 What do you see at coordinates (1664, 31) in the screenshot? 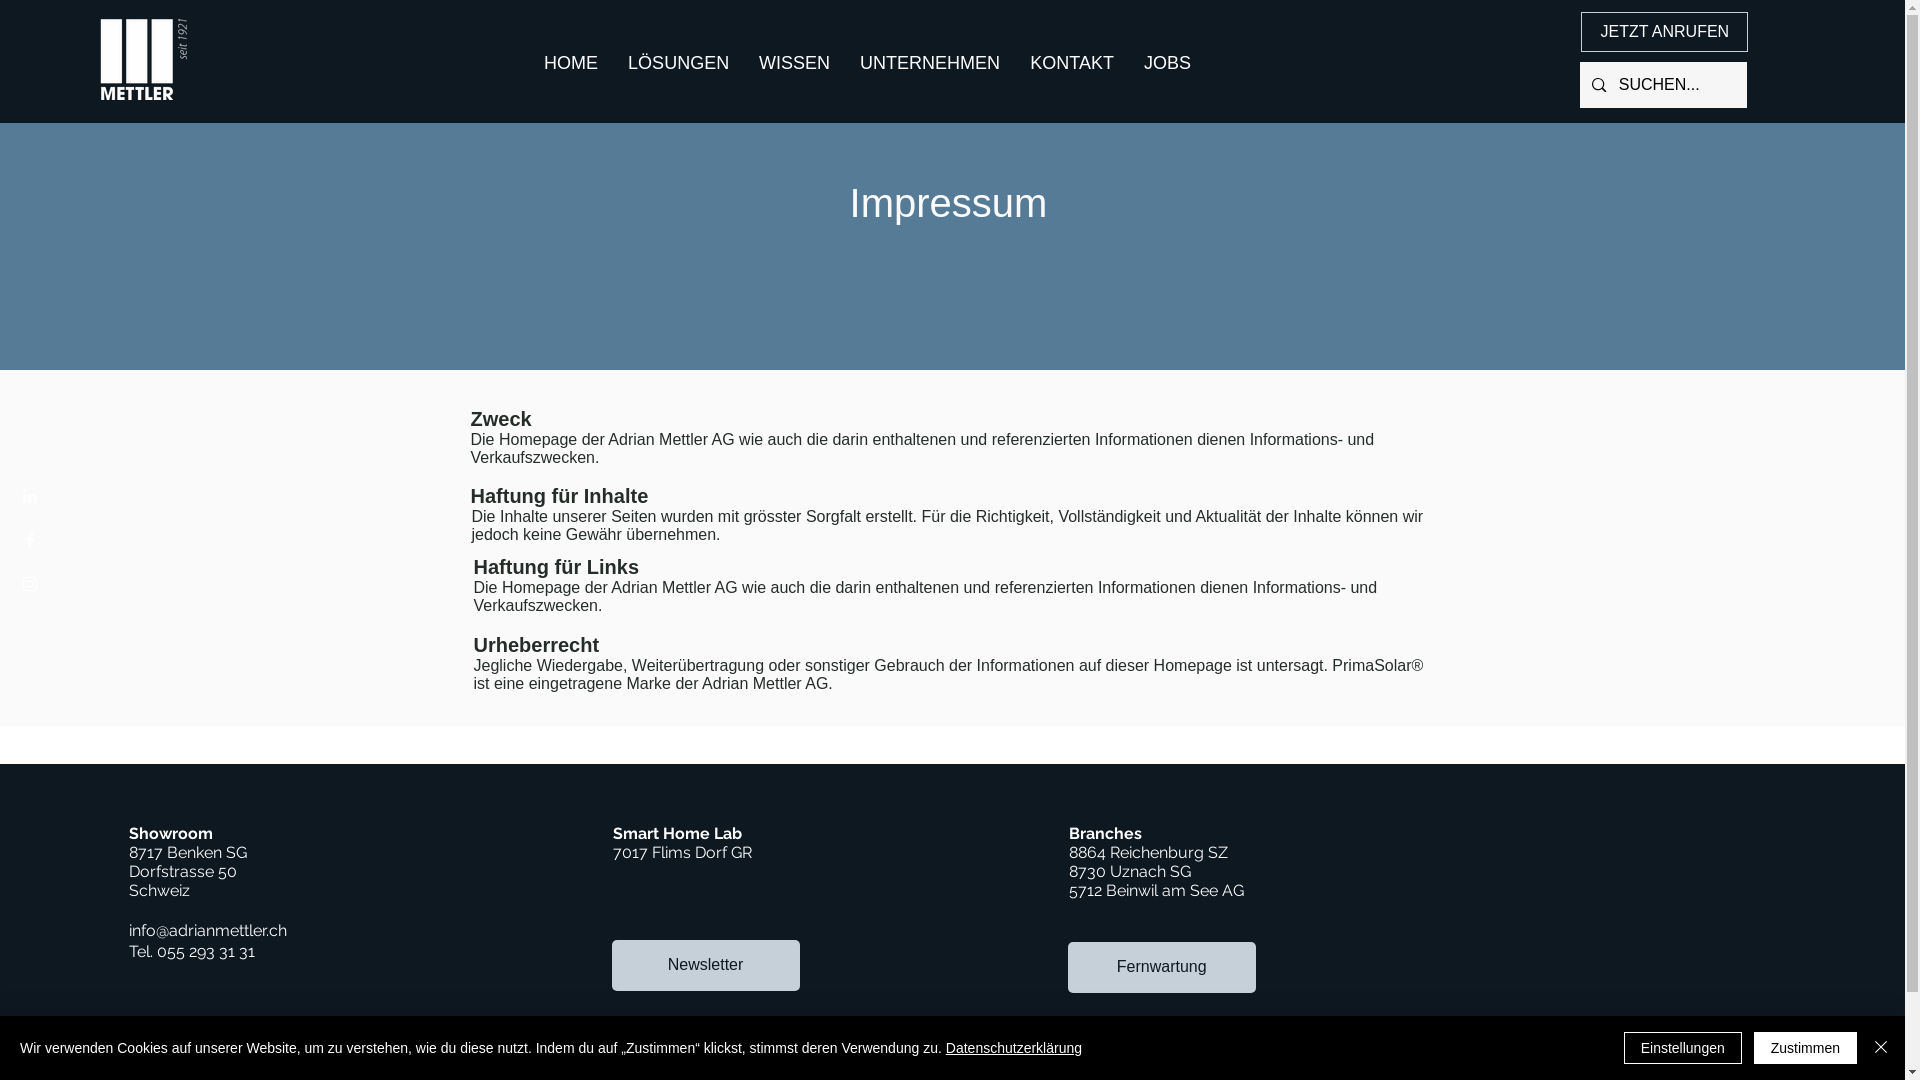
I see `'JETZT ANRUFEN'` at bounding box center [1664, 31].